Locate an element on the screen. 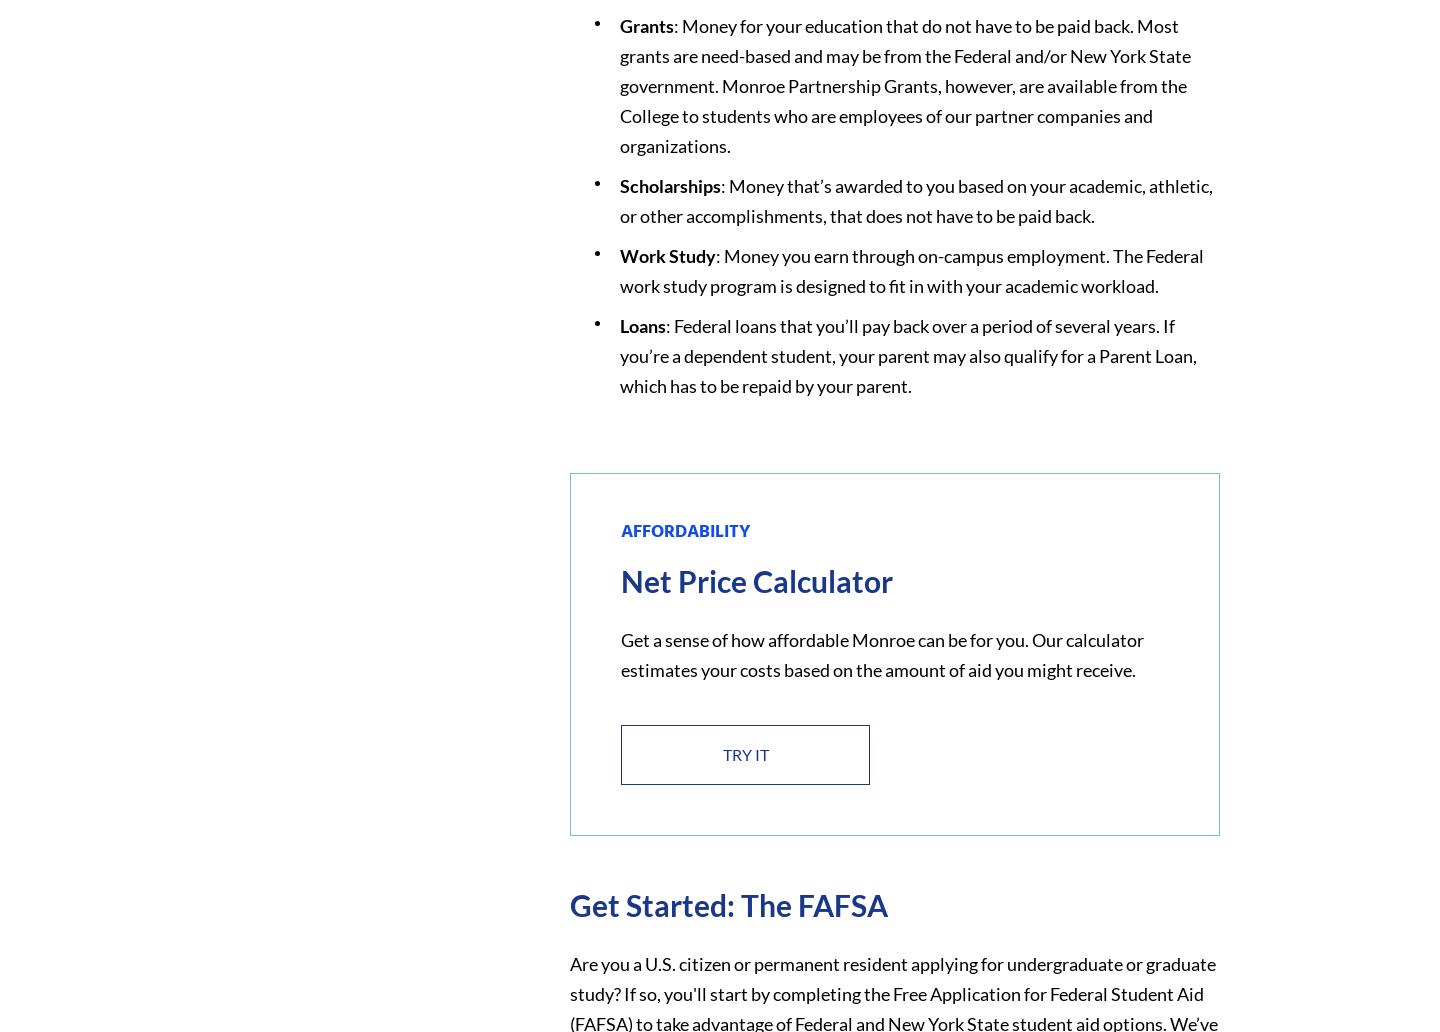 This screenshot has height=1032, width=1440. ': Money that’s awarded to you based on your academic, athletic, or other accomplishments, that does not have to be paid back.' is located at coordinates (915, 199).